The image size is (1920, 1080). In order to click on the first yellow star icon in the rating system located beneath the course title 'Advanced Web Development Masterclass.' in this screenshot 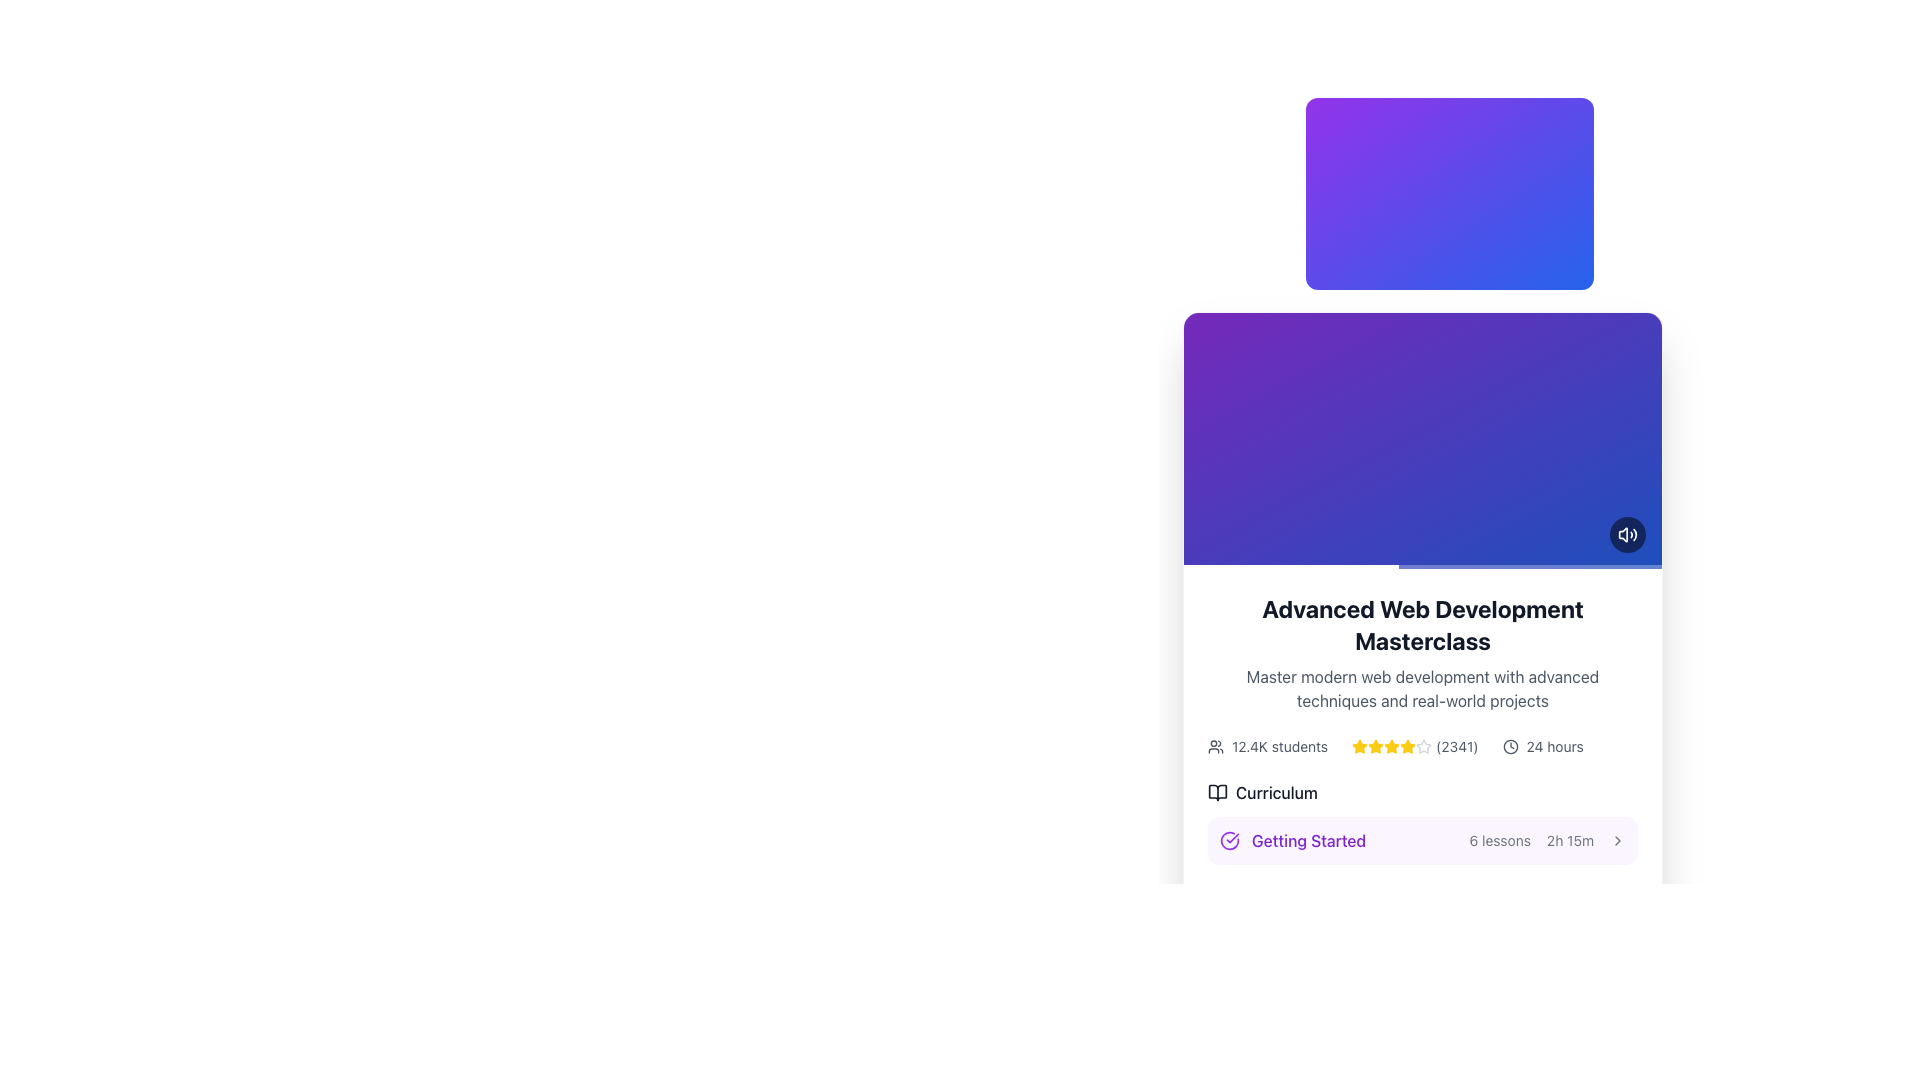, I will do `click(1360, 747)`.